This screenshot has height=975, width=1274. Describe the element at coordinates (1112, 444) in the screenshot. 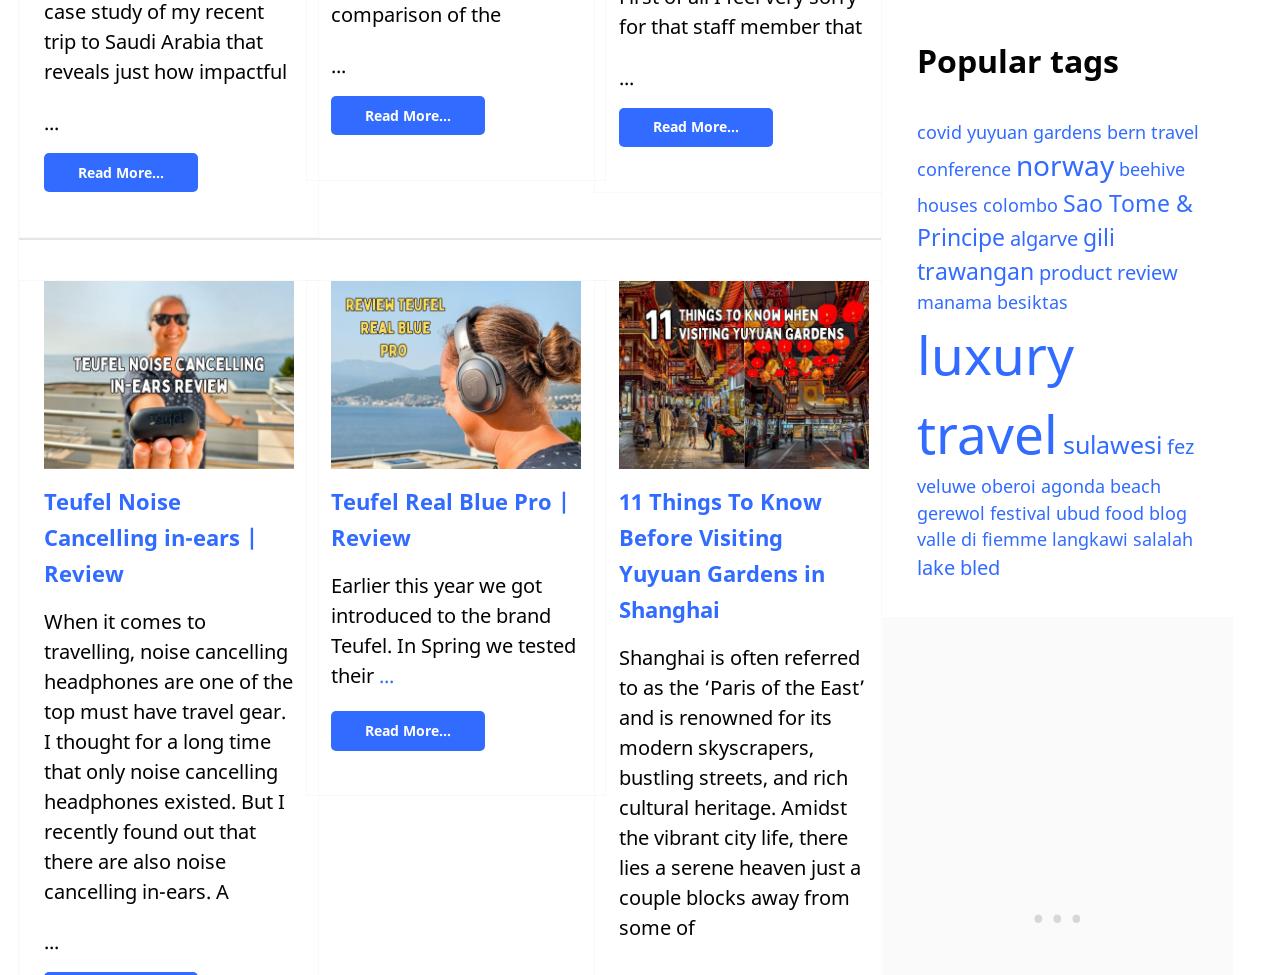

I see `'sulawesi'` at that location.